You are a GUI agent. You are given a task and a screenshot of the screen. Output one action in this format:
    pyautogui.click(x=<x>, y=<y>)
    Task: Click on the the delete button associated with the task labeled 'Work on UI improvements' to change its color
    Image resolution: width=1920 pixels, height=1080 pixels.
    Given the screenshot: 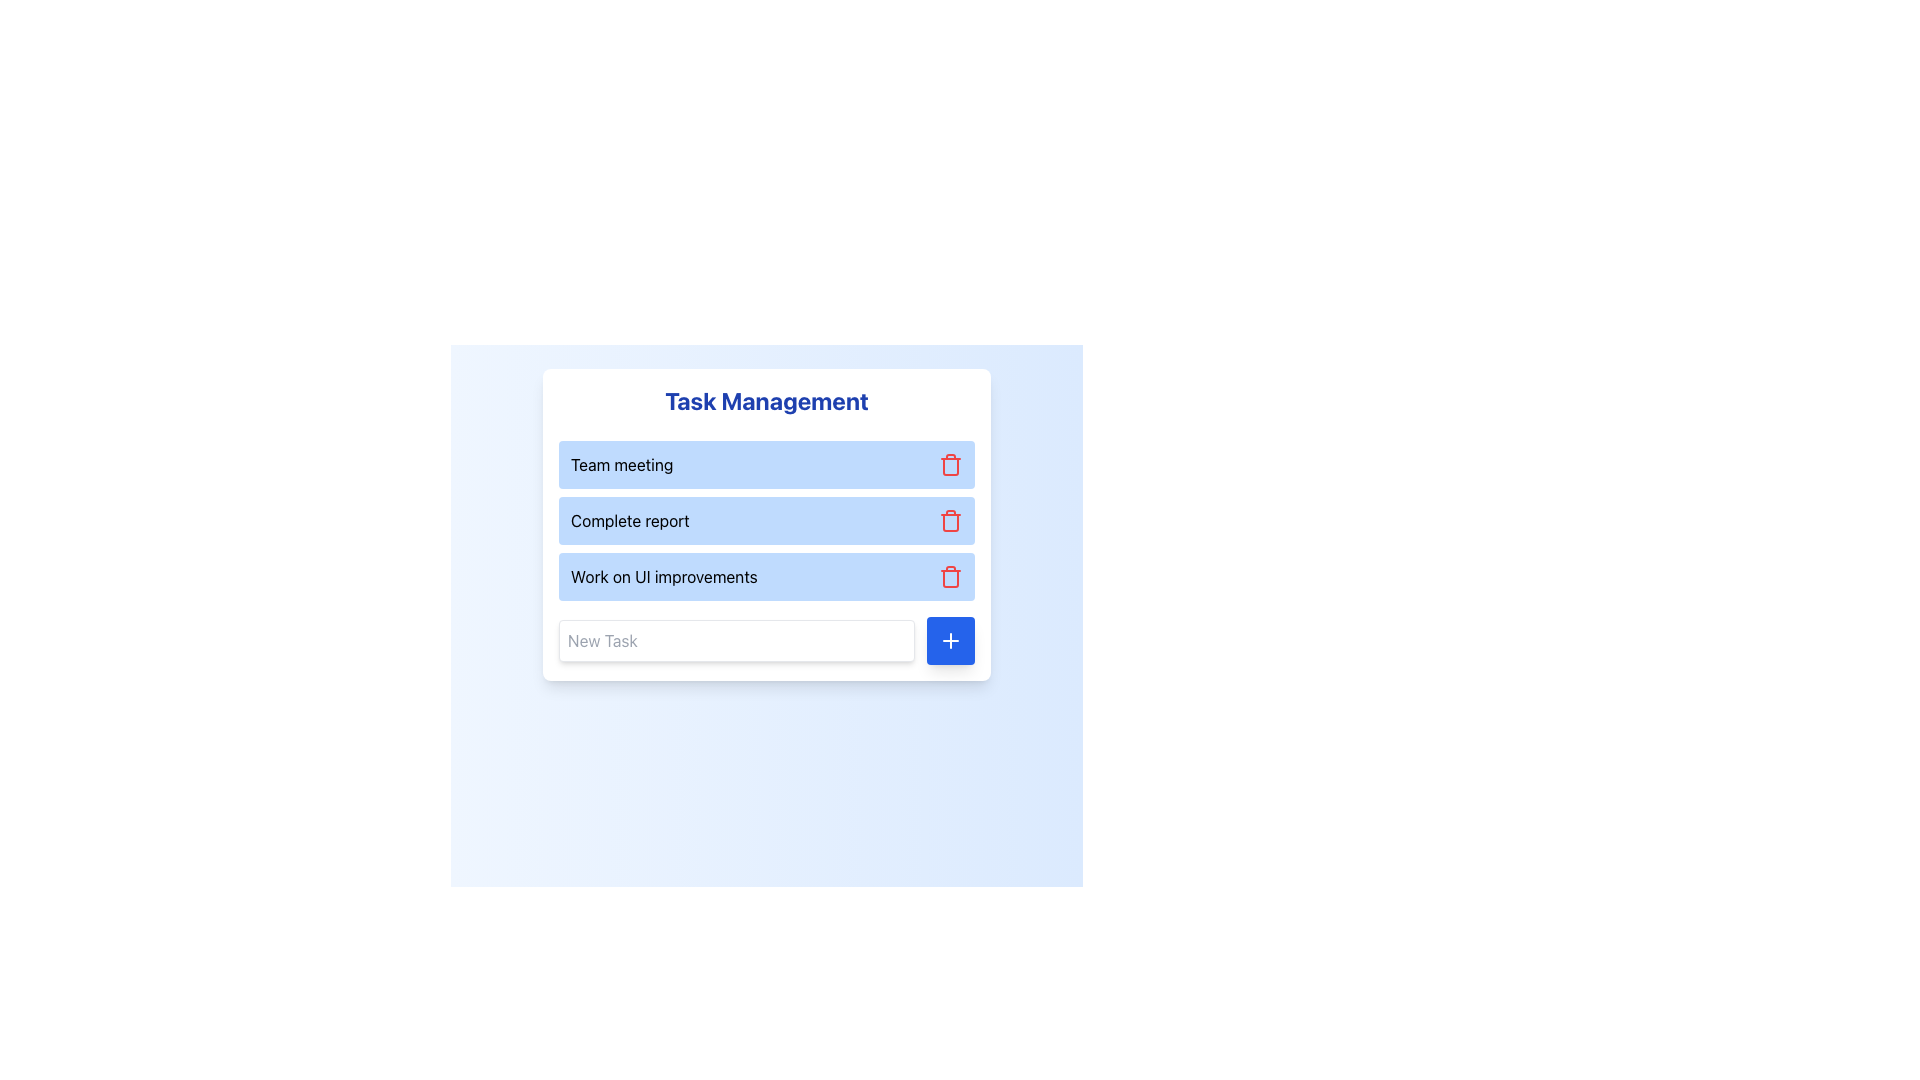 What is the action you would take?
    pyautogui.click(x=949, y=577)
    